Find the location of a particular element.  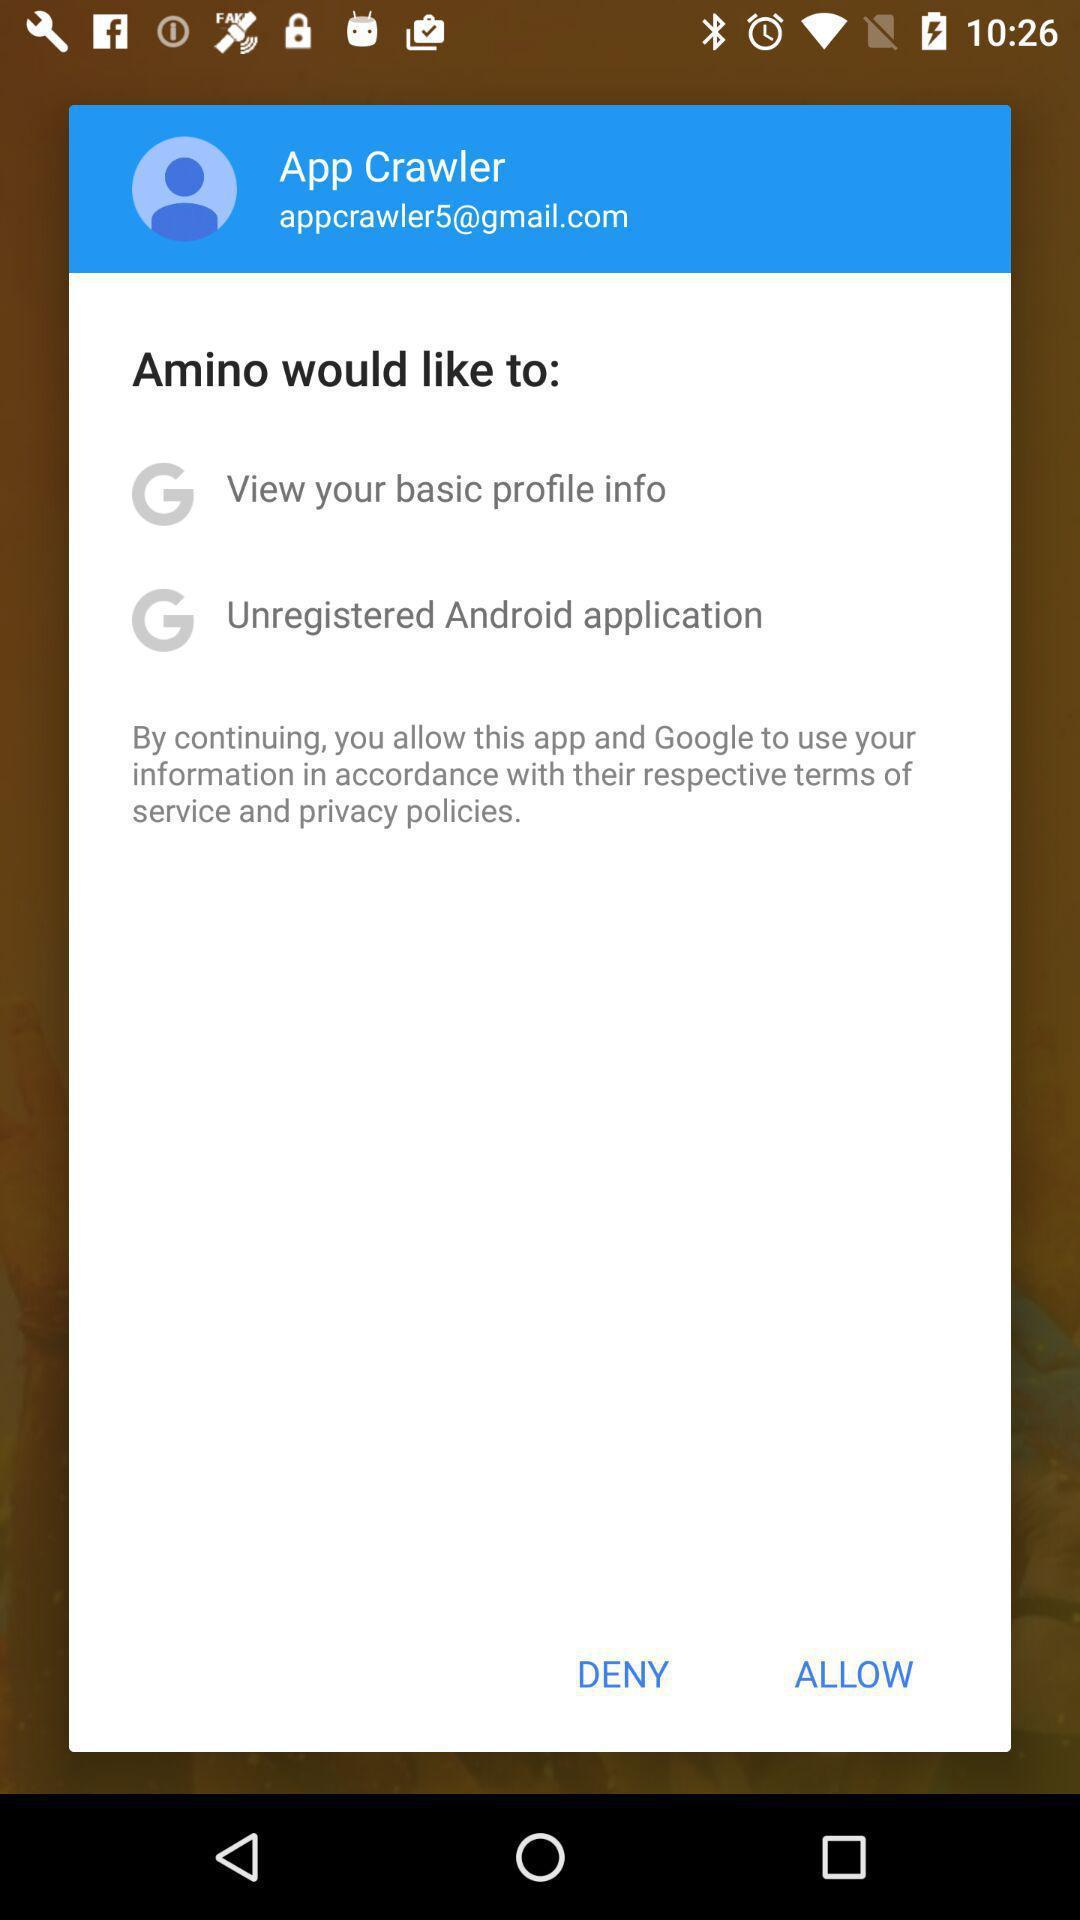

icon next to the allow button is located at coordinates (621, 1673).